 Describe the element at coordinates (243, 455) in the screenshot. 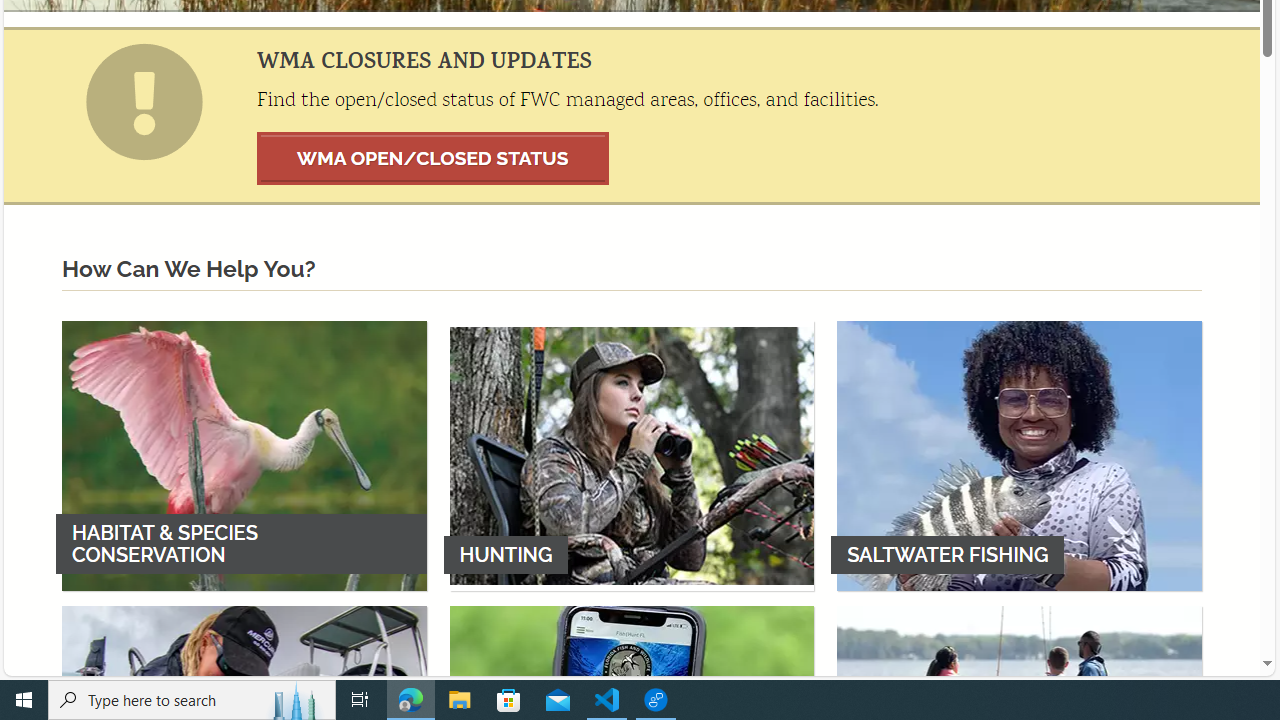

I see `'HABITAT & SPECIES CONSERVATION'` at that location.